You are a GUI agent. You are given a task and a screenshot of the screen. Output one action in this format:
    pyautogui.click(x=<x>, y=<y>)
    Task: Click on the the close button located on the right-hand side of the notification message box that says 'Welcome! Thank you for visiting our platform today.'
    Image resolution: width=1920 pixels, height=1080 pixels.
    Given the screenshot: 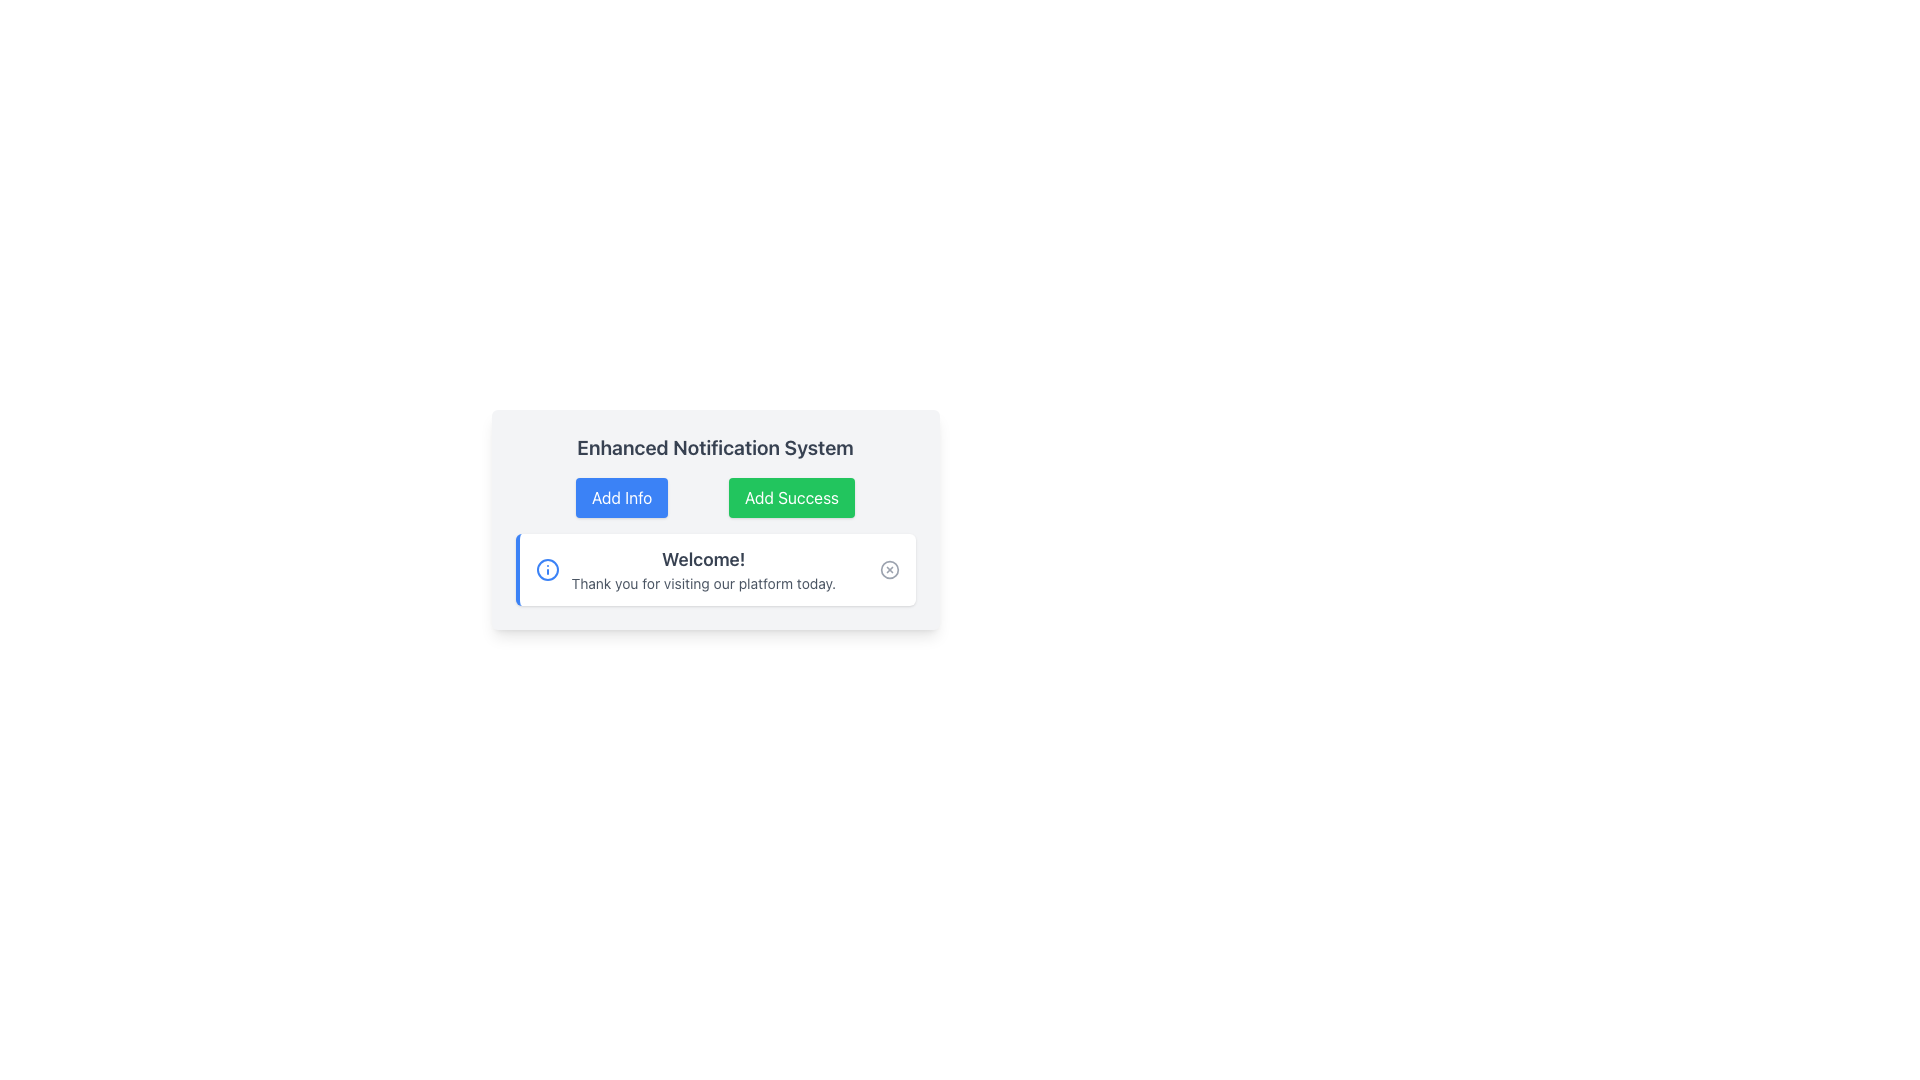 What is the action you would take?
    pyautogui.click(x=888, y=570)
    